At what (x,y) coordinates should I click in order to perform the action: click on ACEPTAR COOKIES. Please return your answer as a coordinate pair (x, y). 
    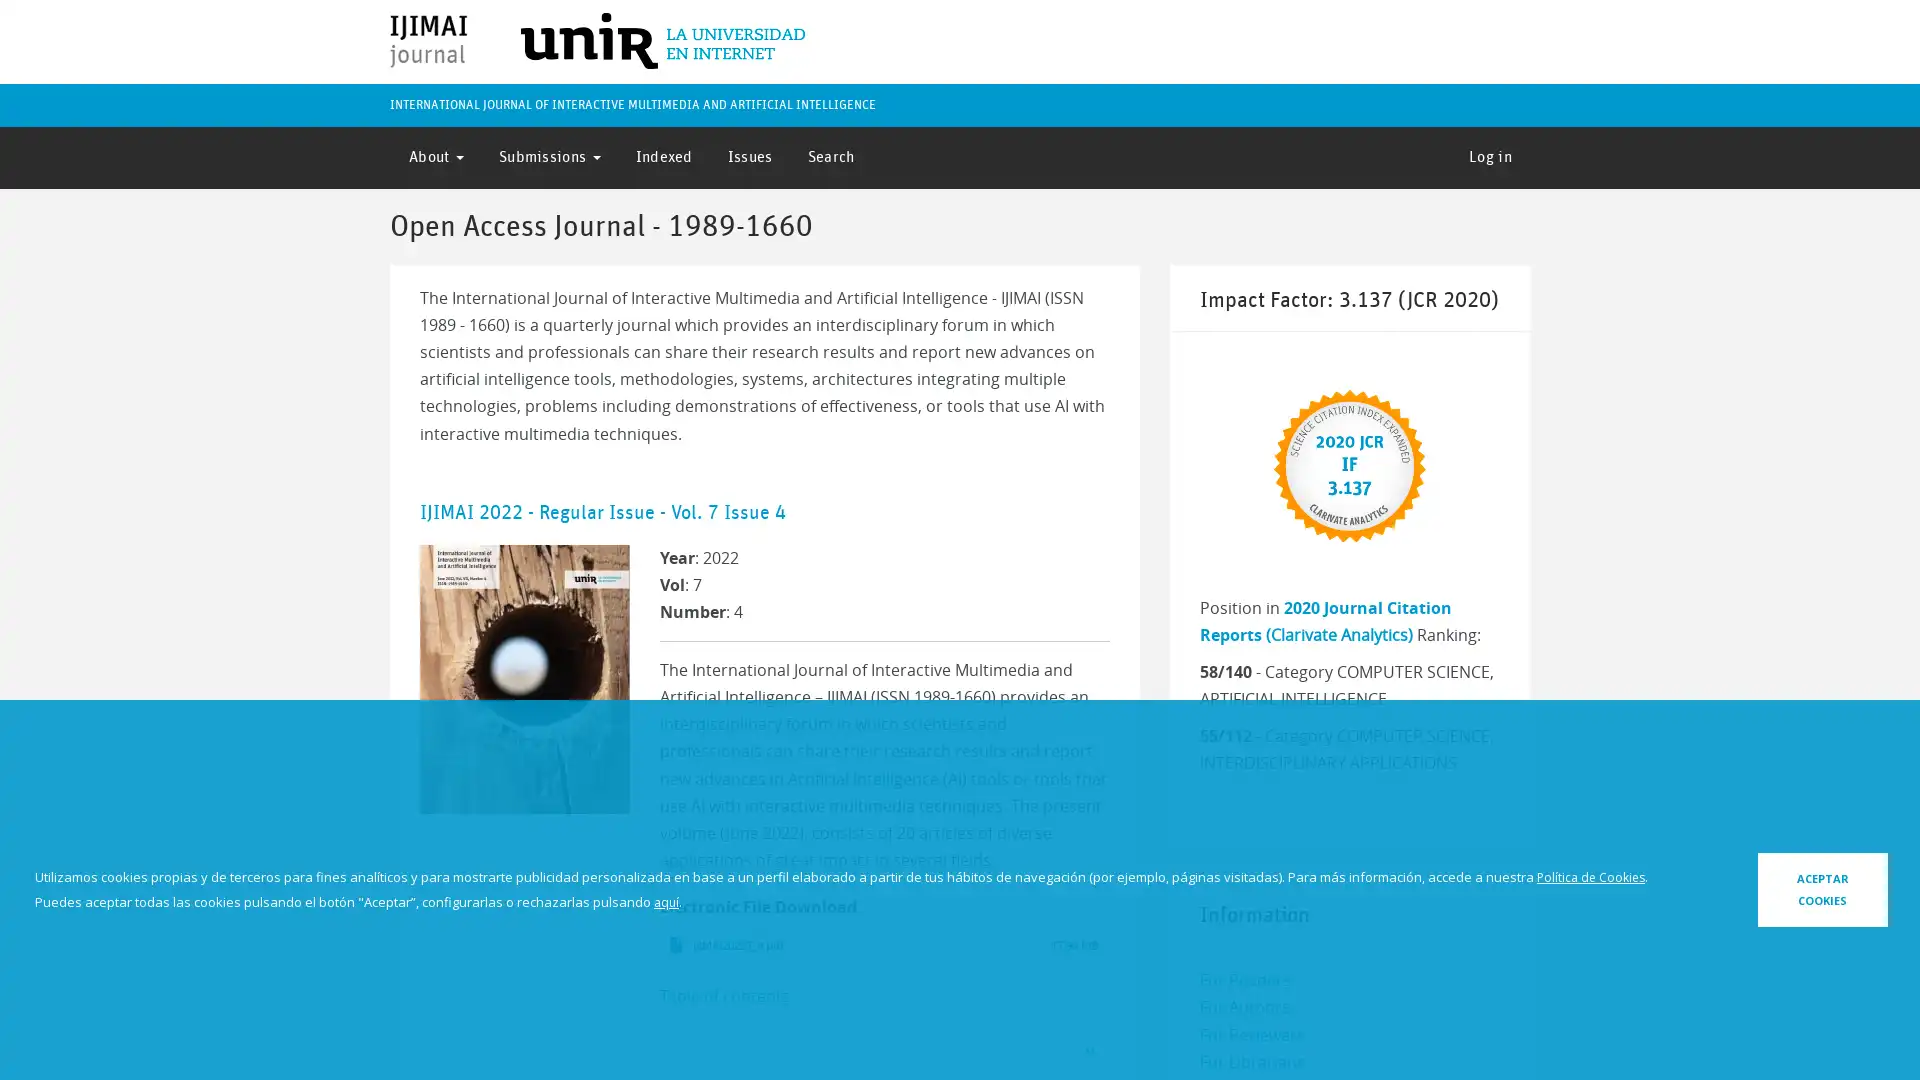
    Looking at the image, I should click on (1767, 888).